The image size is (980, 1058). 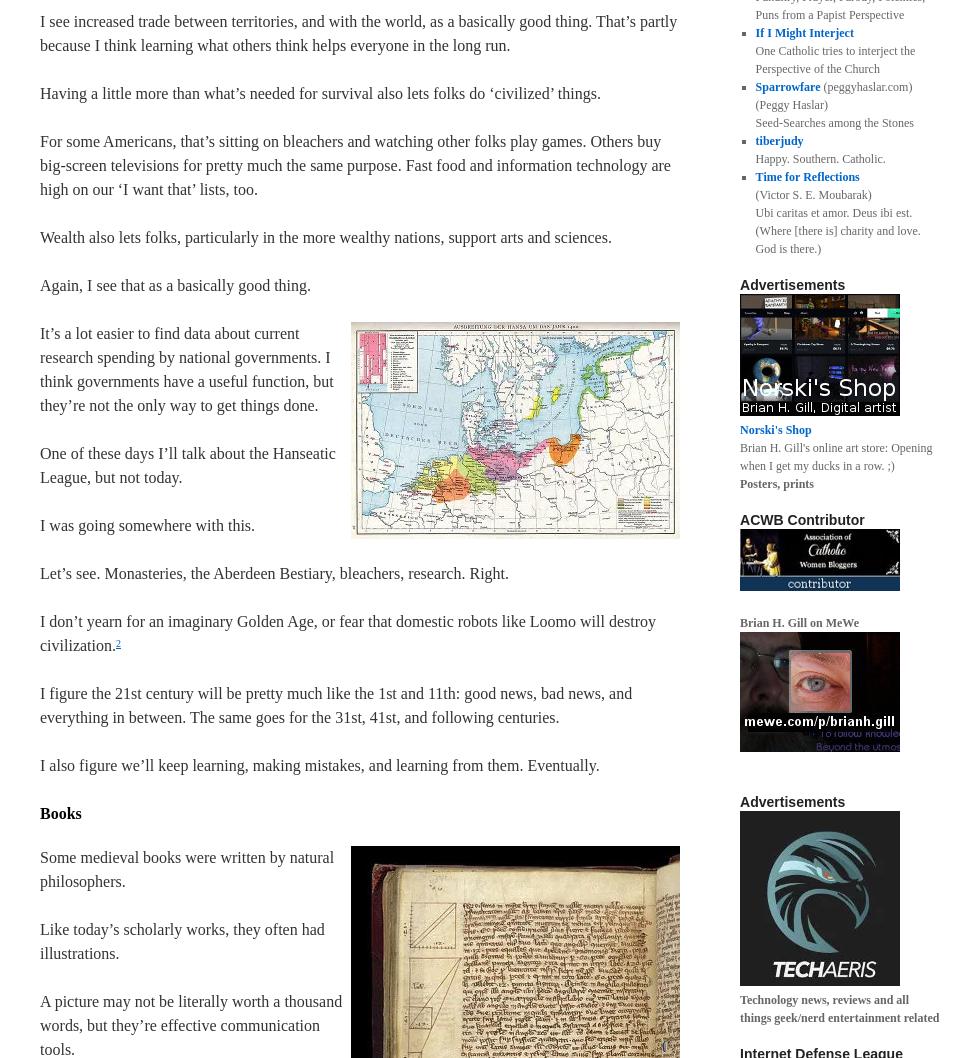 I want to click on 'Brian H. Gill's online art store: Opening when I get my ducks in a row. ;)', so click(x=739, y=455).